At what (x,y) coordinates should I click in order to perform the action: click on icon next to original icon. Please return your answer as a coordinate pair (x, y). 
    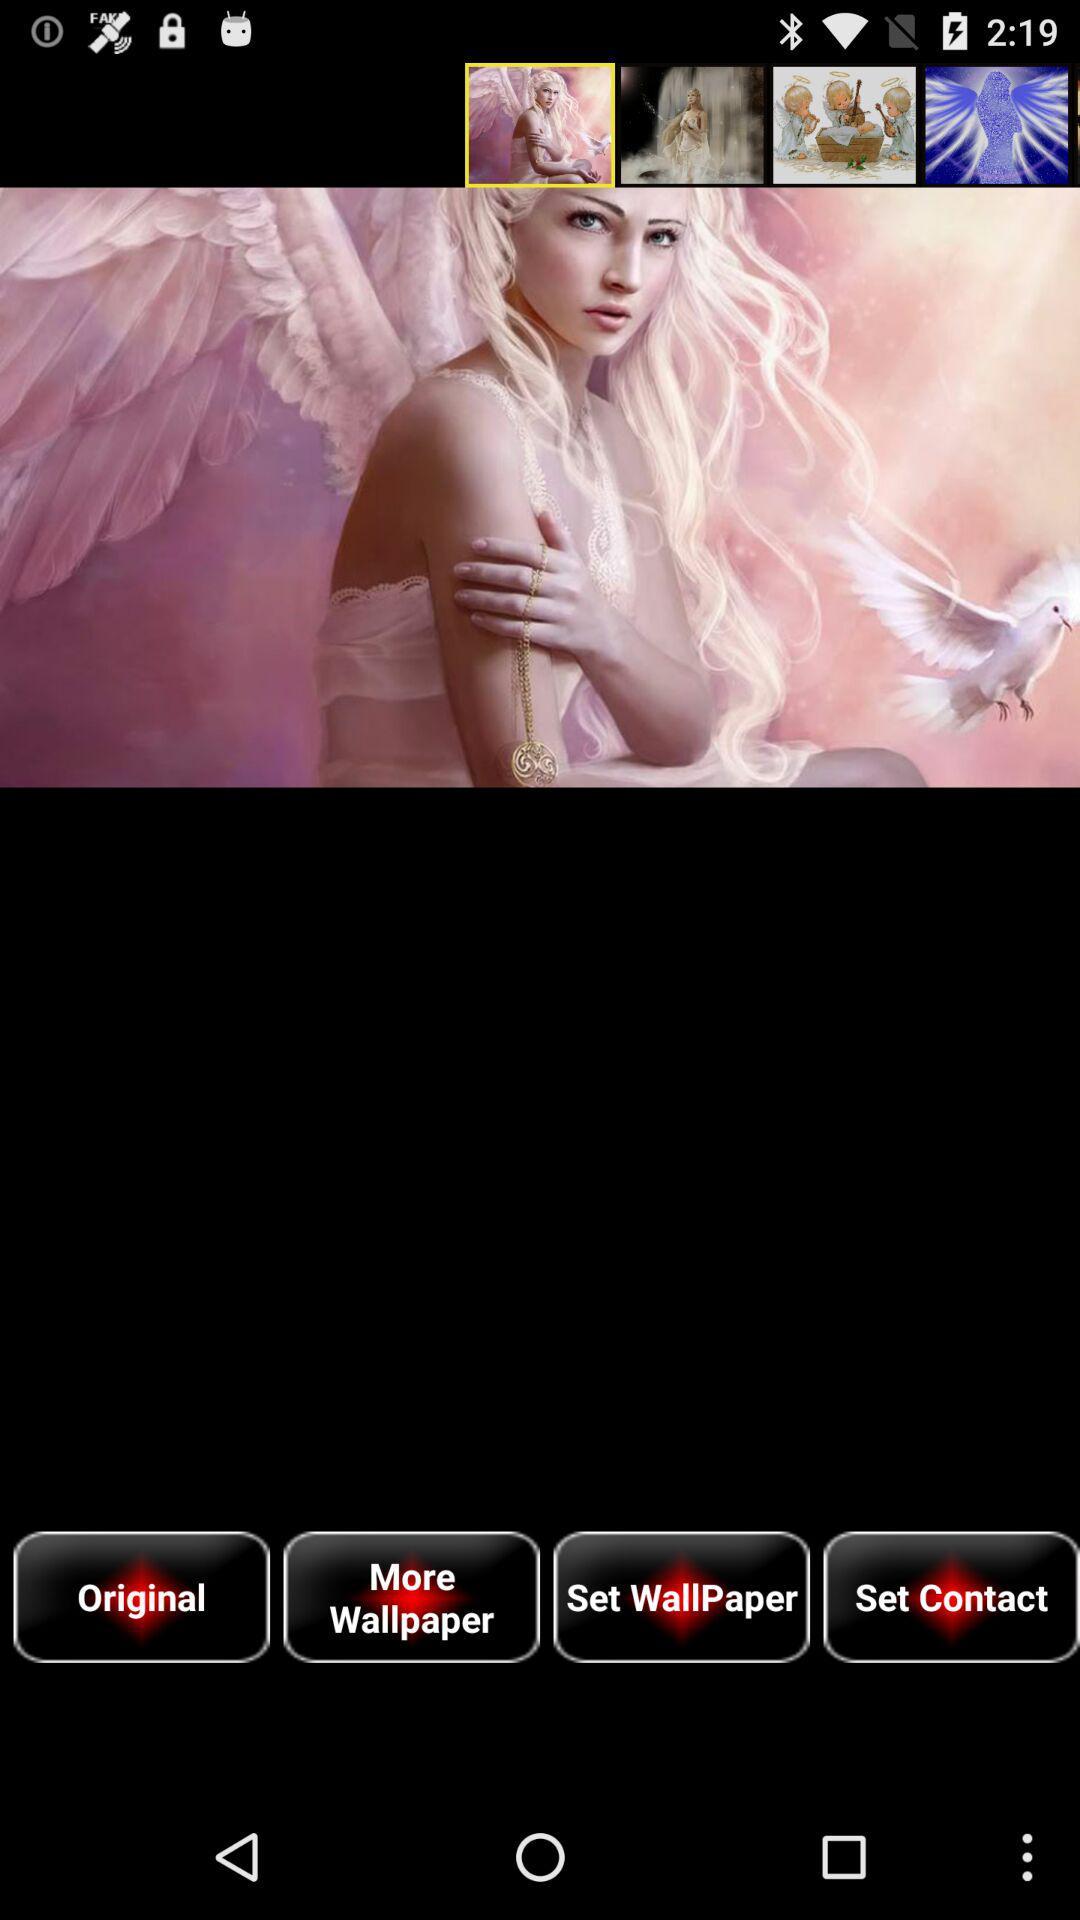
    Looking at the image, I should click on (410, 1596).